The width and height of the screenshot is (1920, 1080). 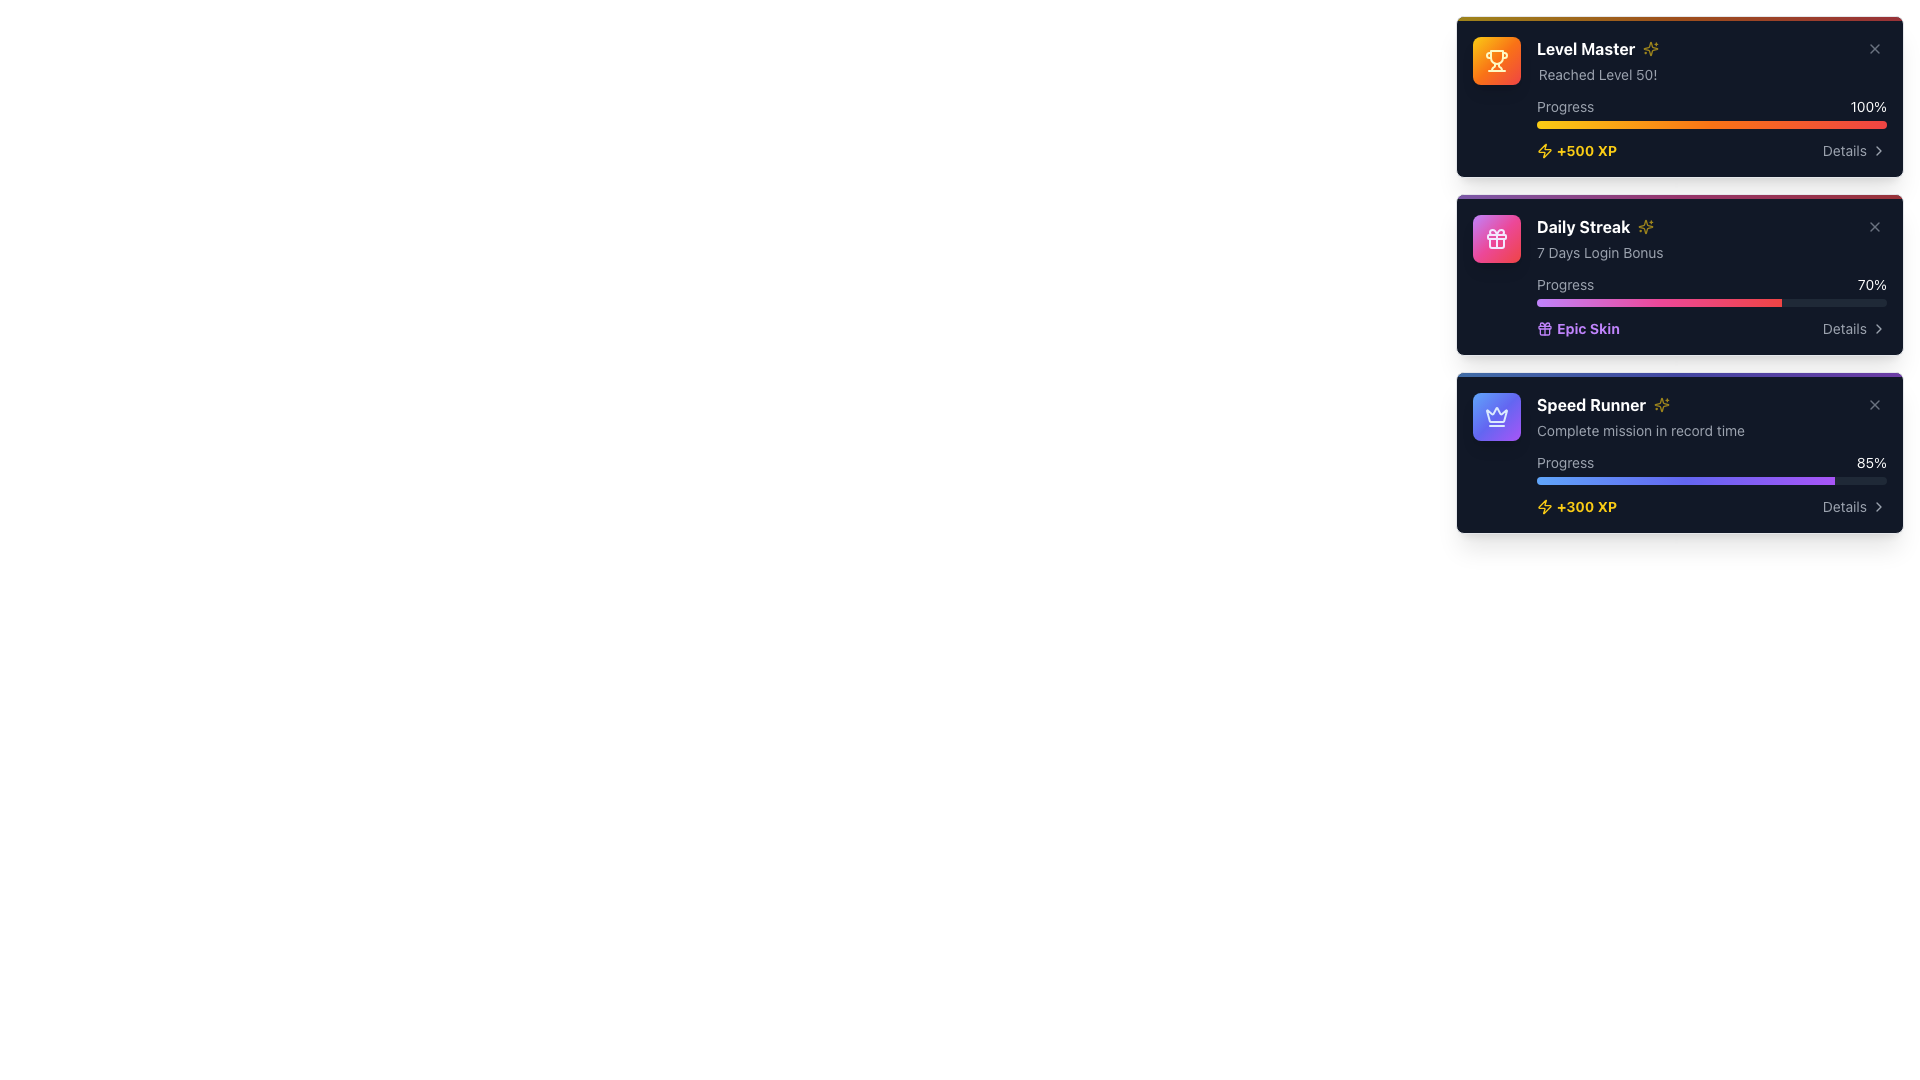 I want to click on the text component displaying 'Epic Skin' in bold purple font, located within the 'Daily Streak' card, so click(x=1587, y=327).